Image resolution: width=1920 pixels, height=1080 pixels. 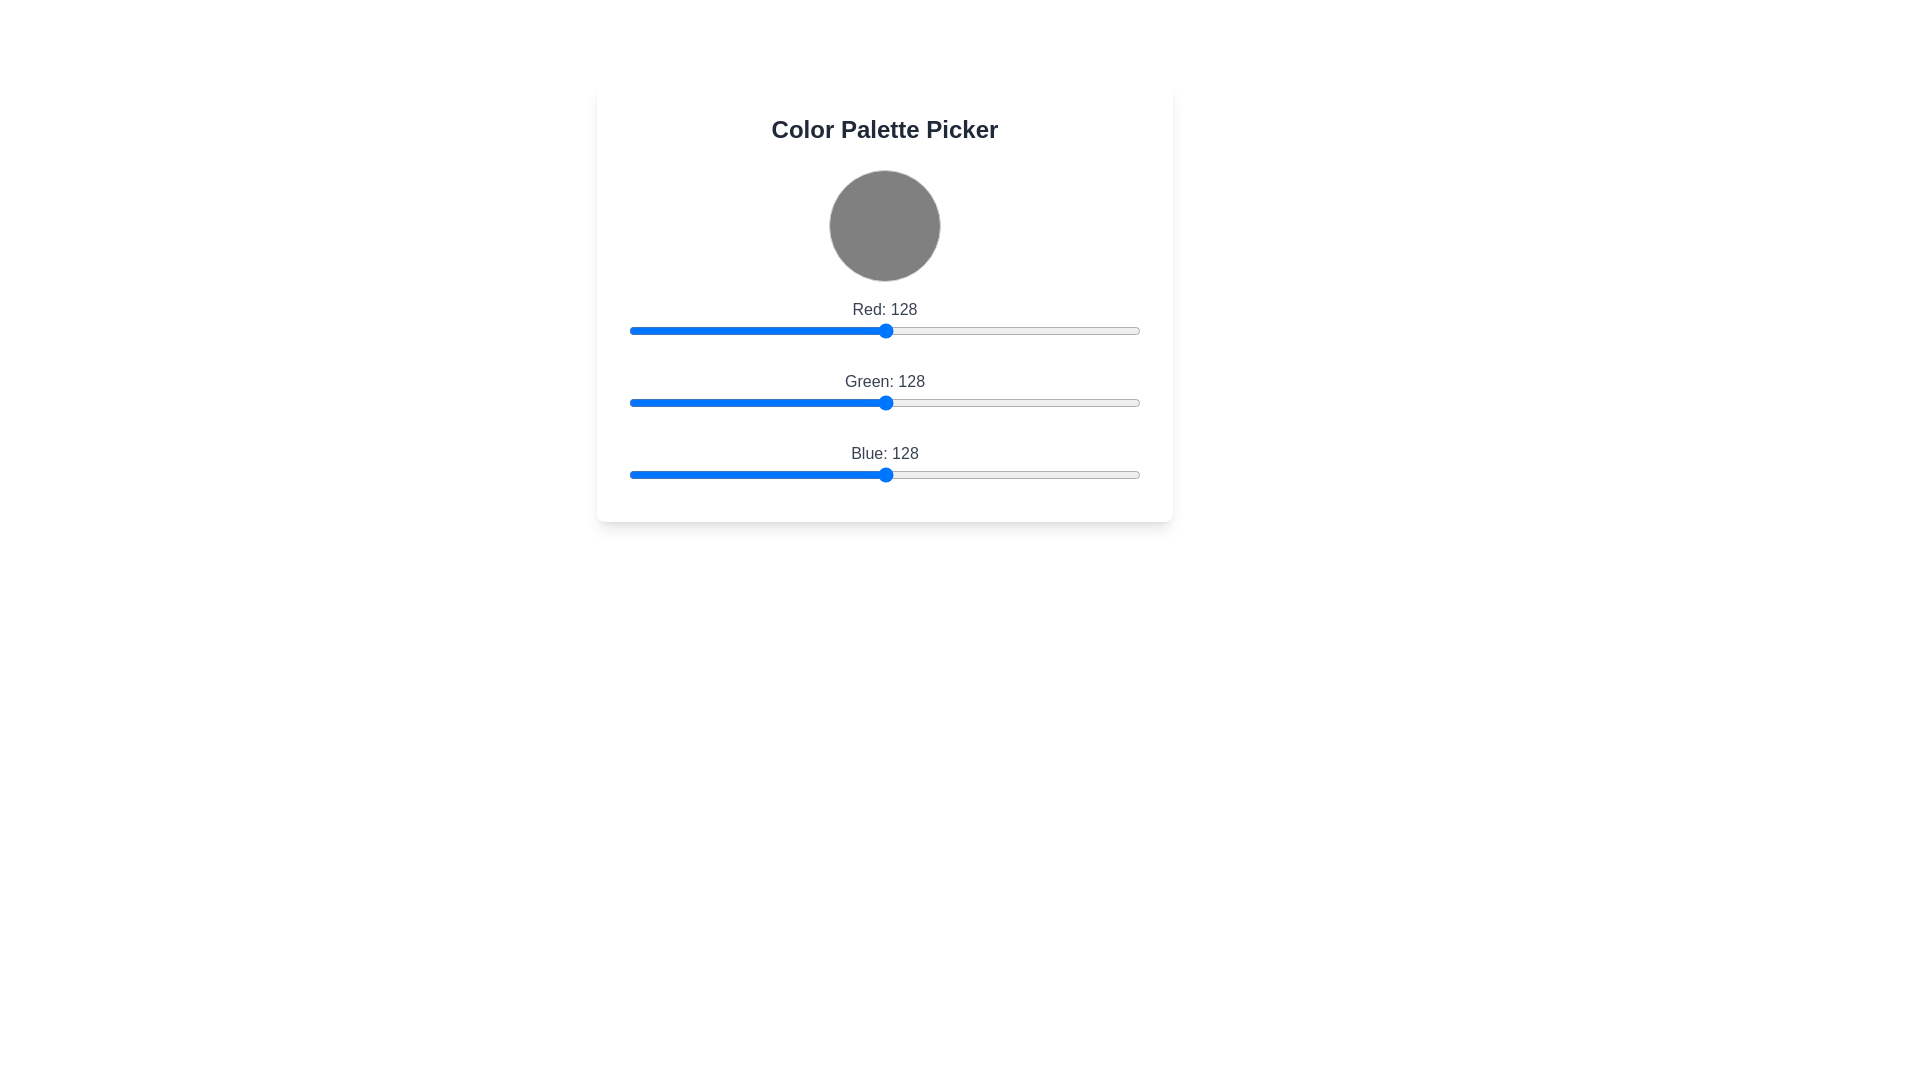 What do you see at coordinates (687, 330) in the screenshot?
I see `the red color component` at bounding box center [687, 330].